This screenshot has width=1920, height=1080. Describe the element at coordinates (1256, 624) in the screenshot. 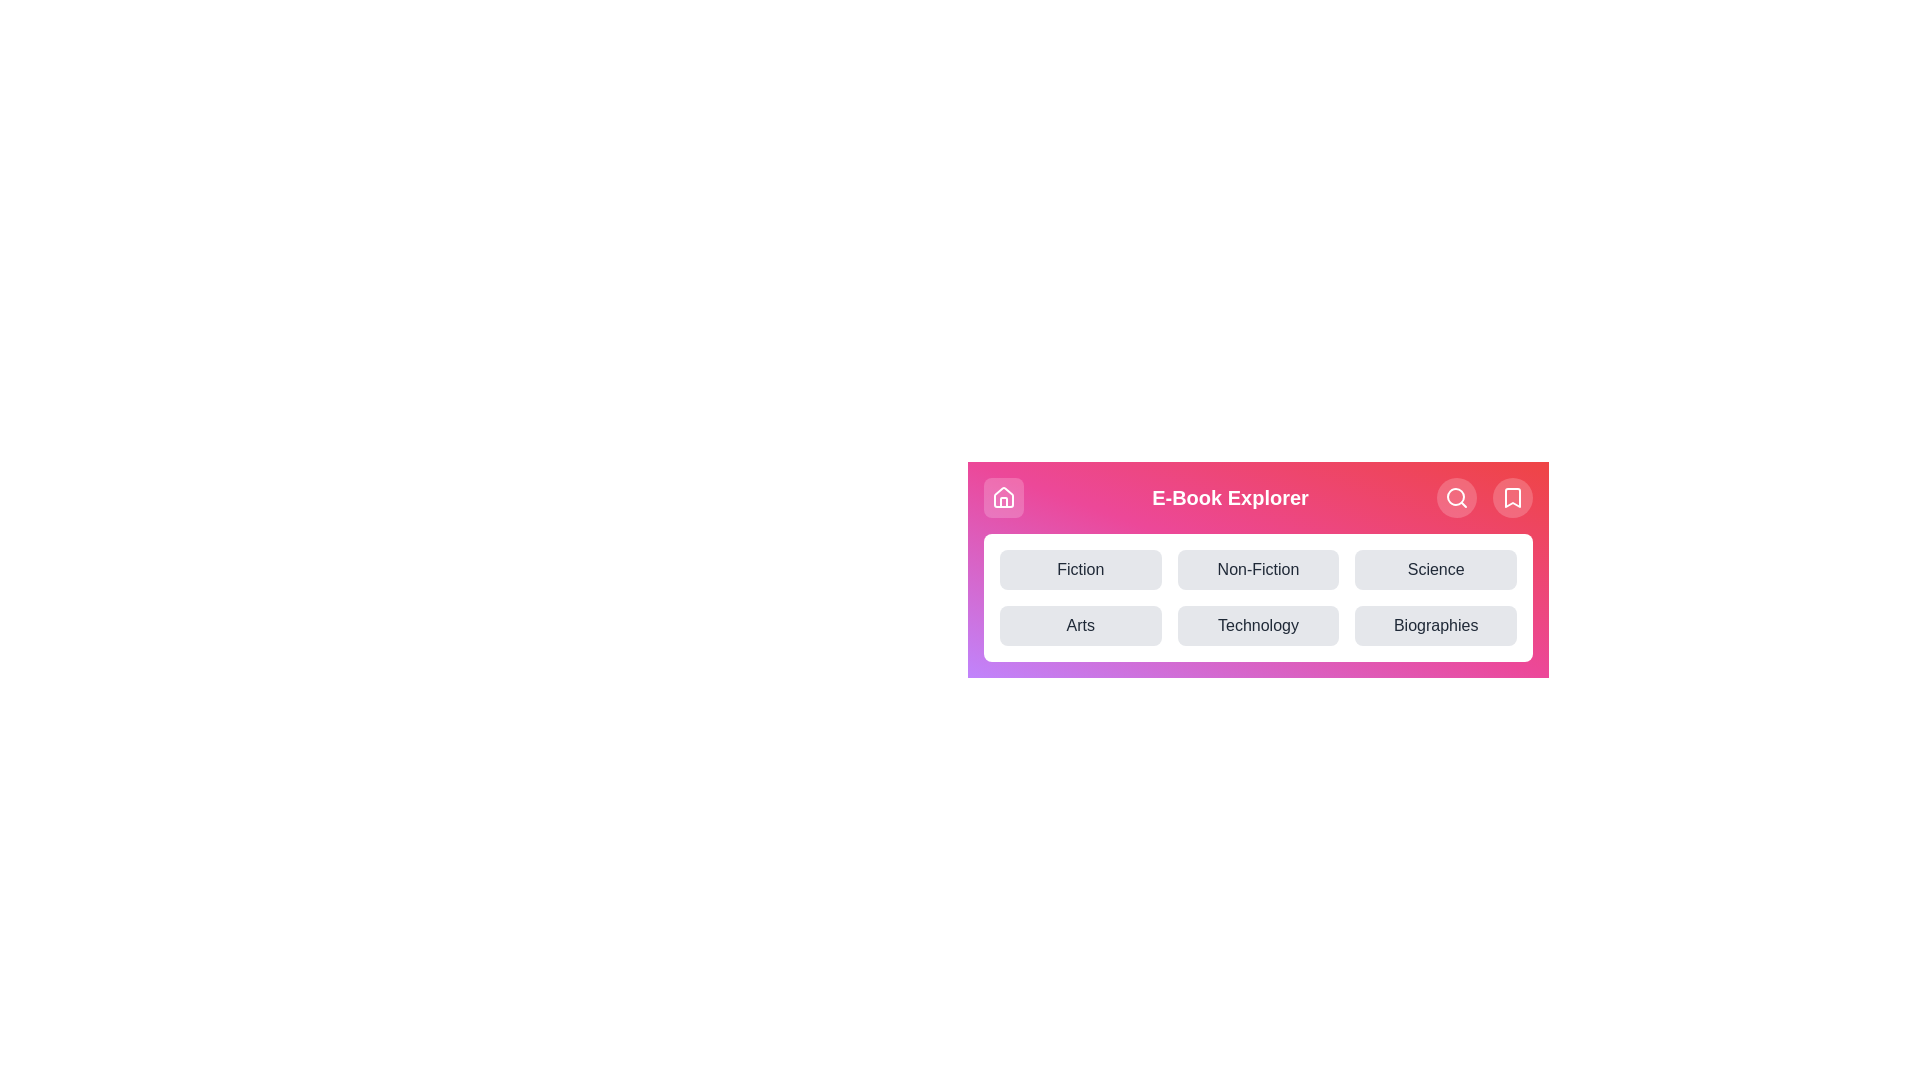

I see `the category button labeled Technology` at that location.